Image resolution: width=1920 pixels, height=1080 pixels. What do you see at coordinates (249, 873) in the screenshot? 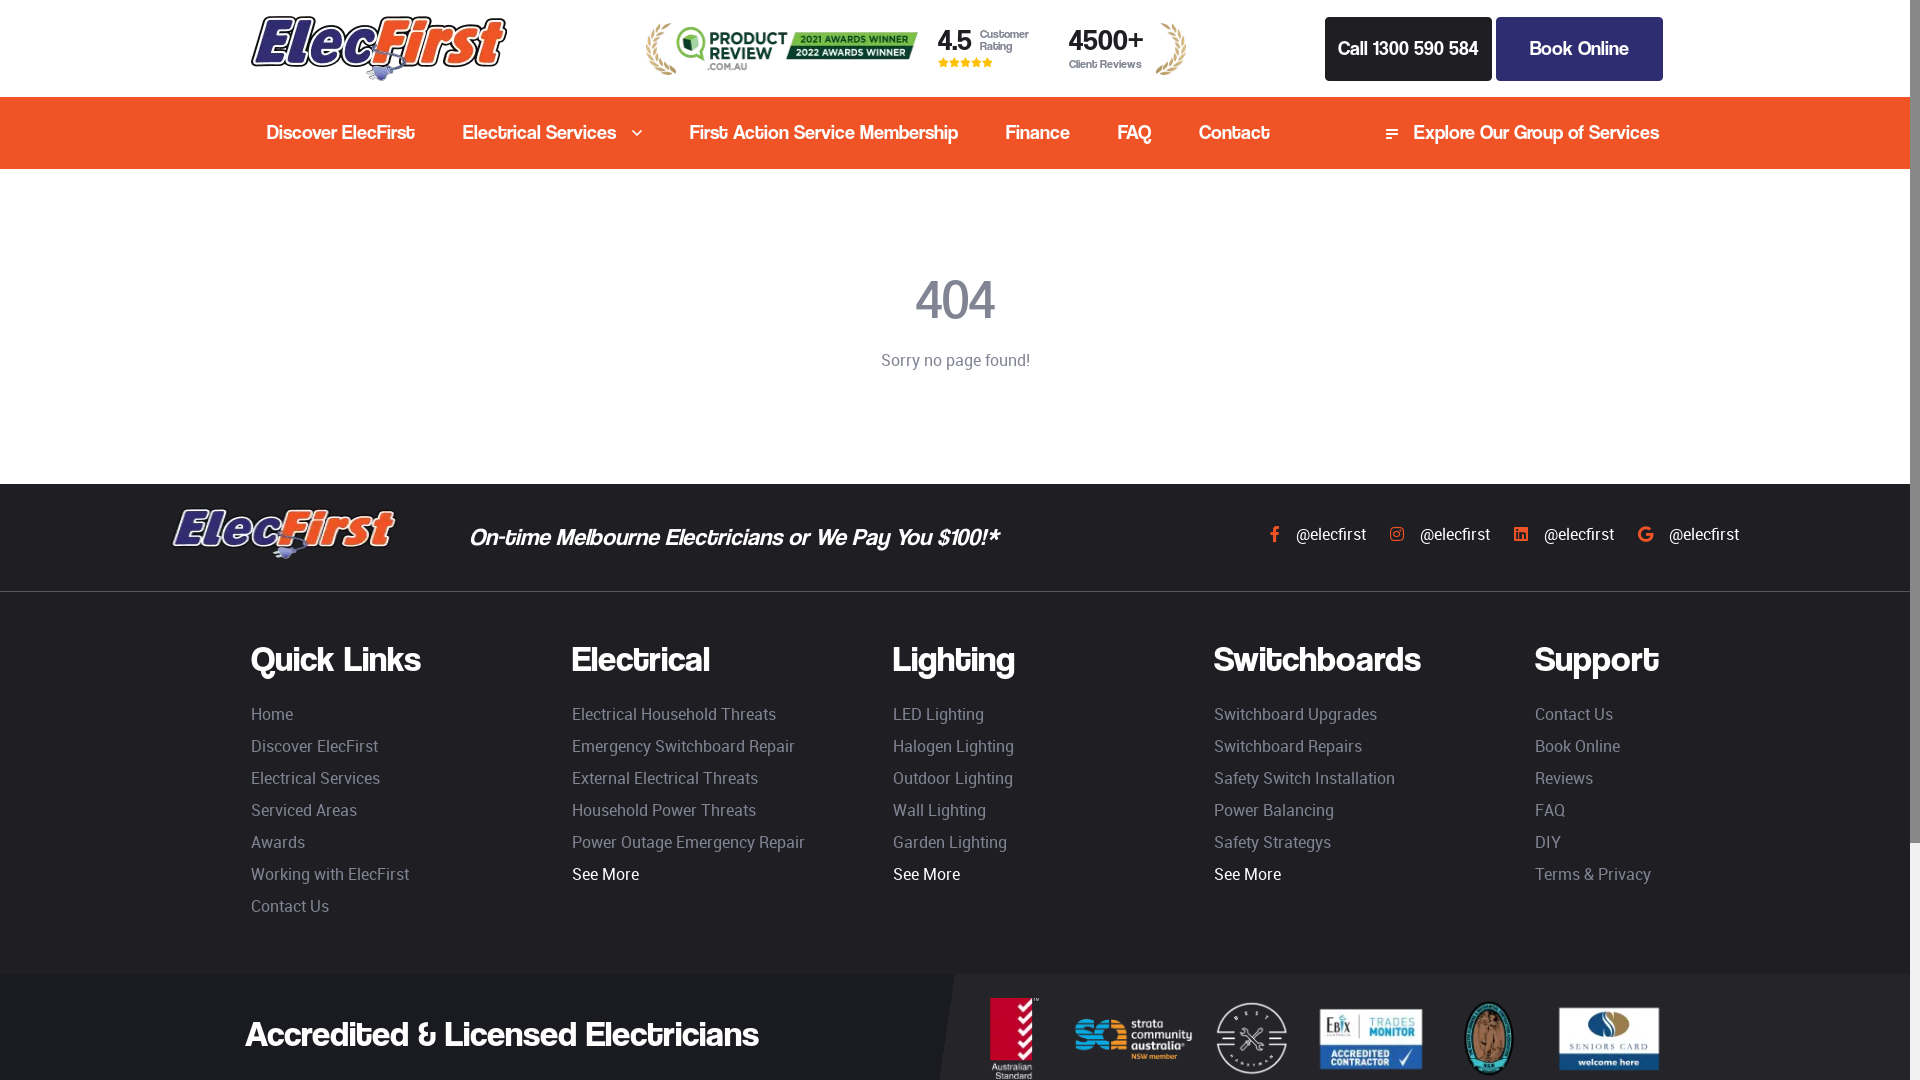
I see `'Working with ElecFirst'` at bounding box center [249, 873].